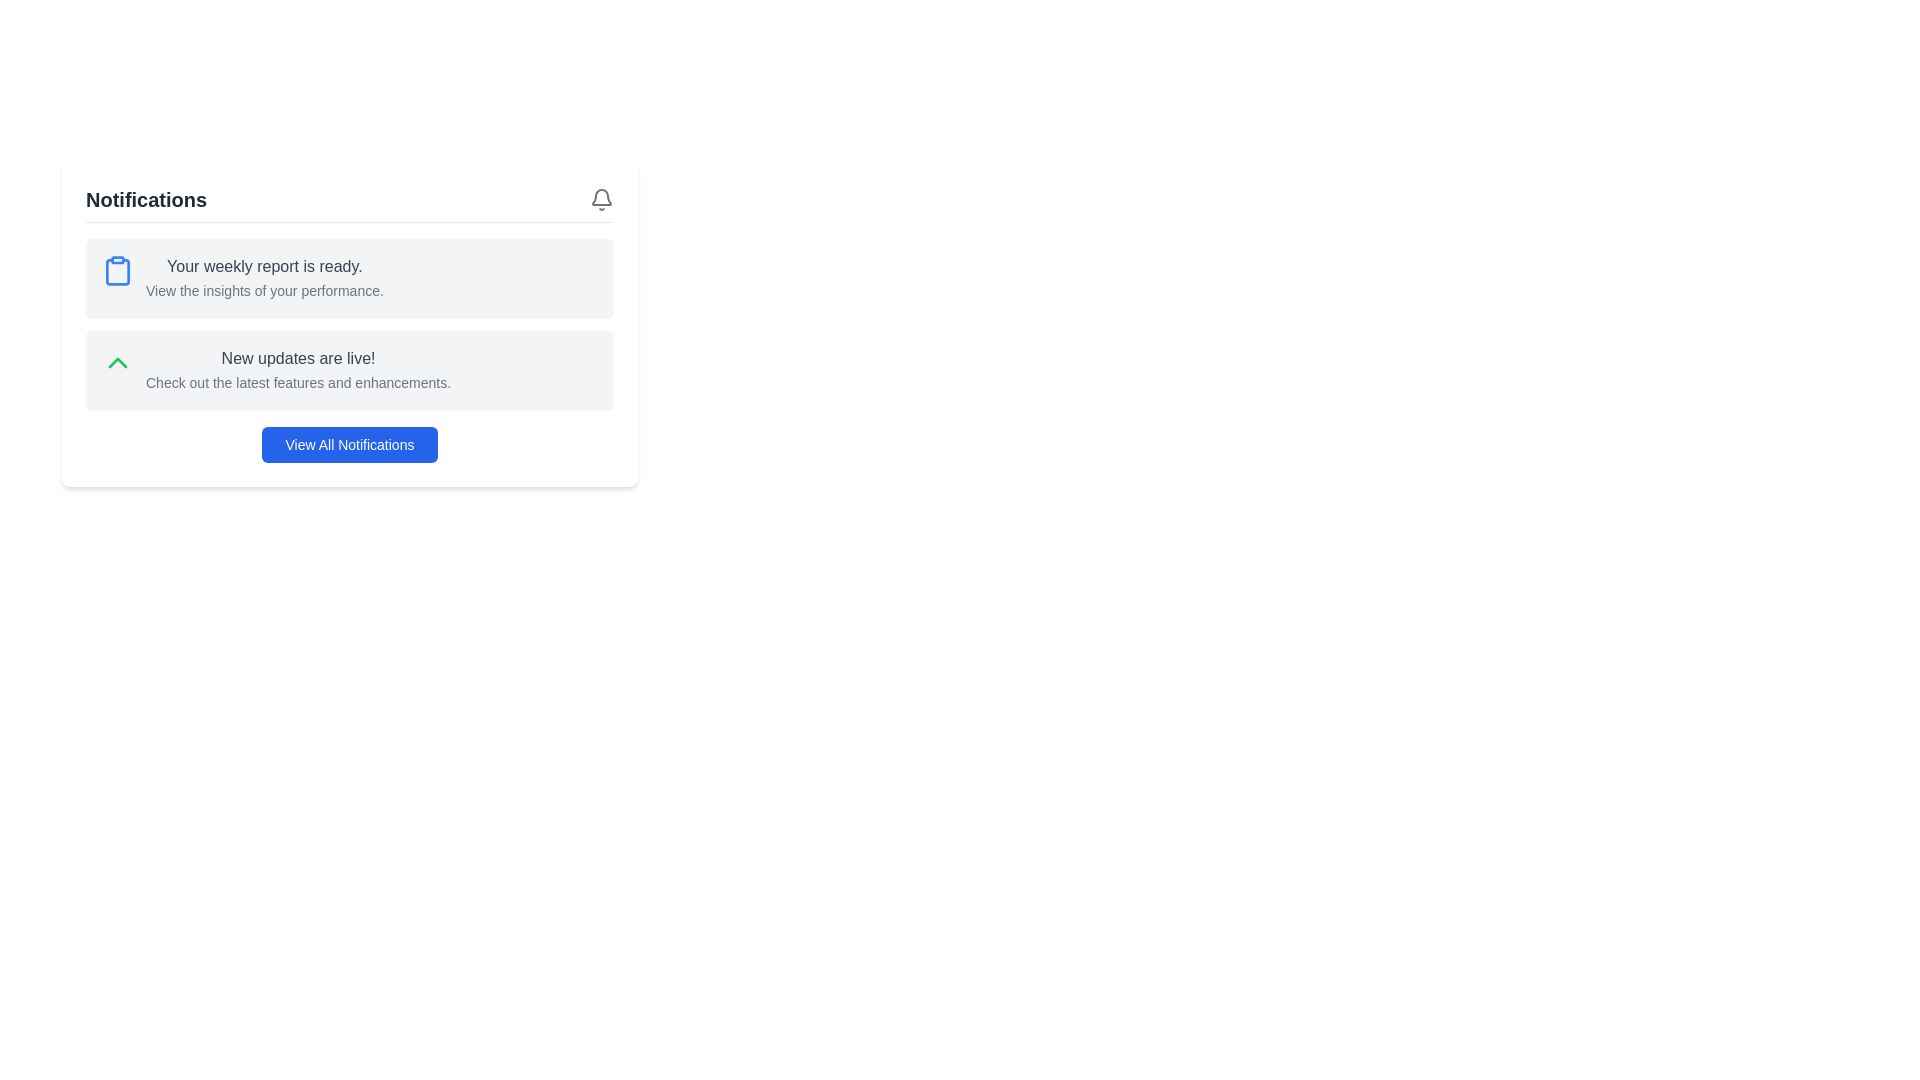  I want to click on the bell-shaped notification icon, which is gray in color, located at the far right side of the header, adjacent to the 'Notifications' title, so click(600, 200).